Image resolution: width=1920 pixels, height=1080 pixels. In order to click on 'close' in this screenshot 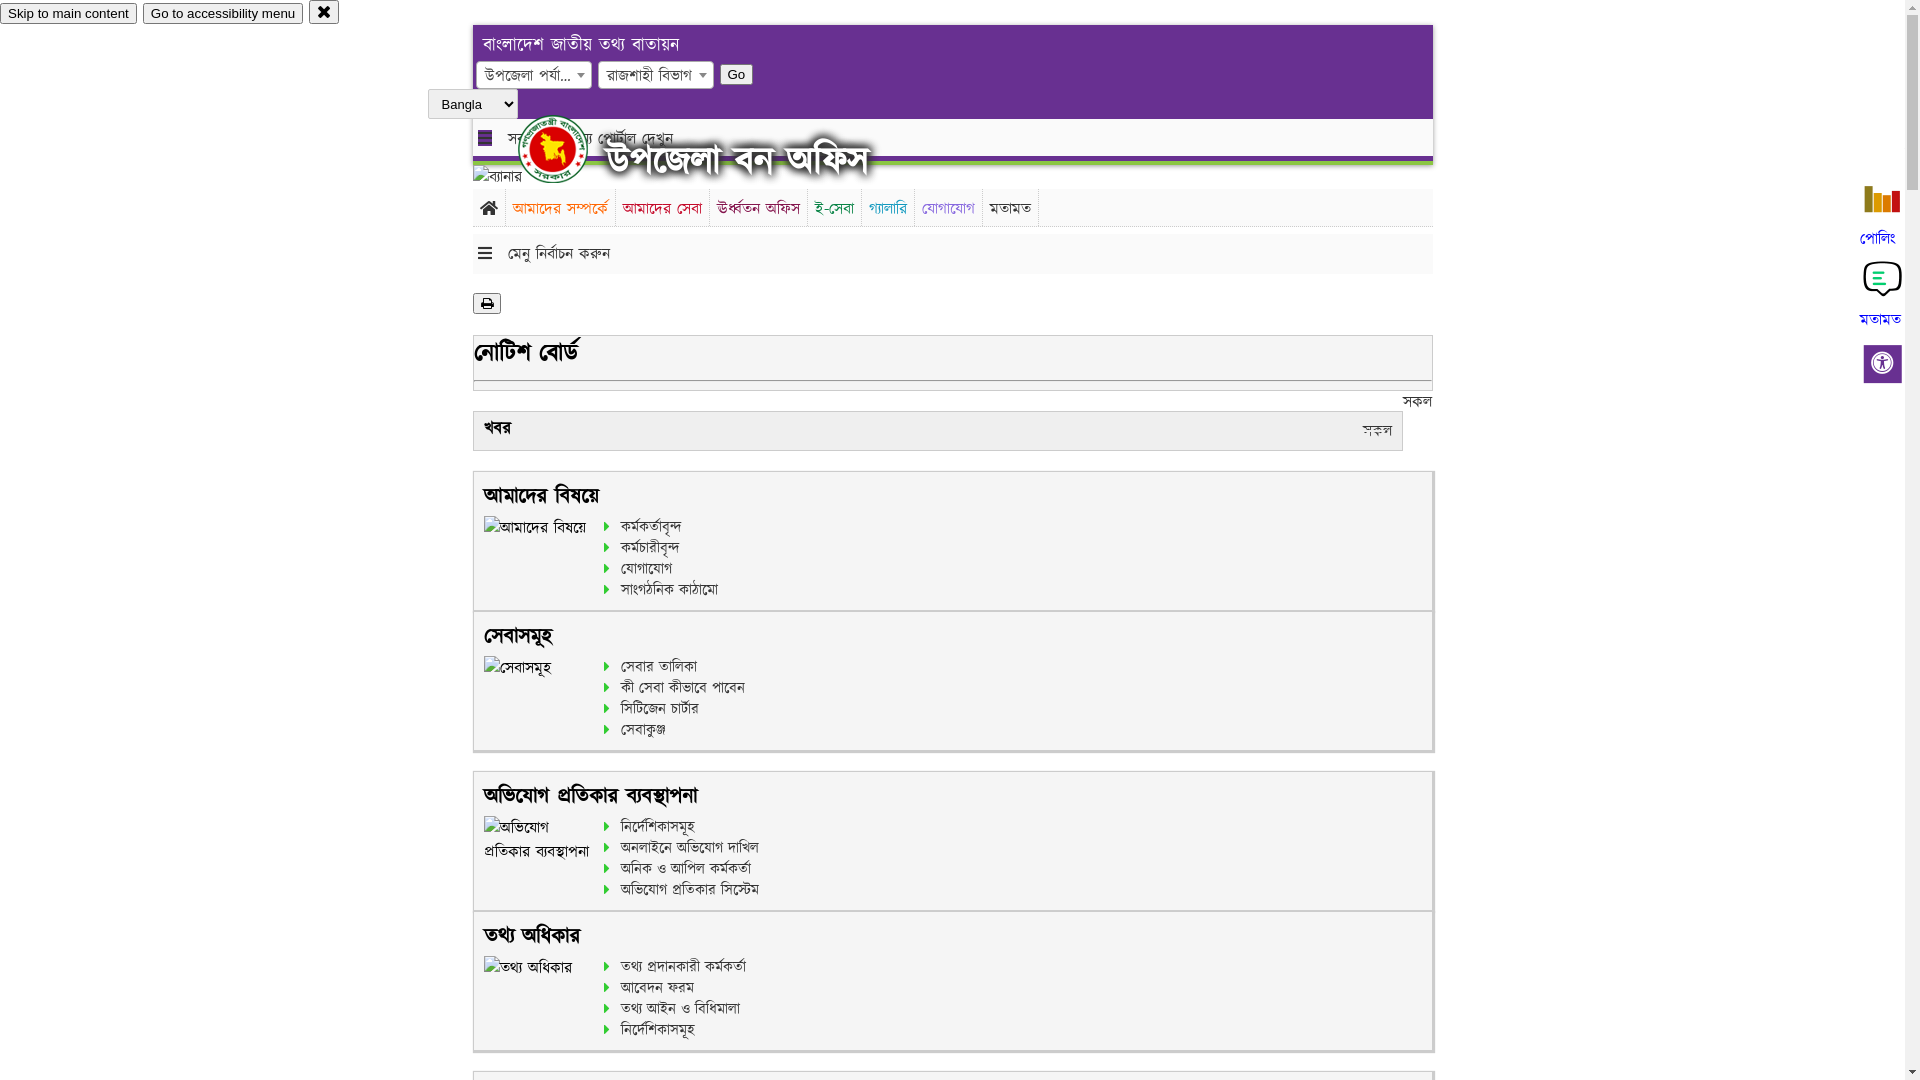, I will do `click(324, 11)`.